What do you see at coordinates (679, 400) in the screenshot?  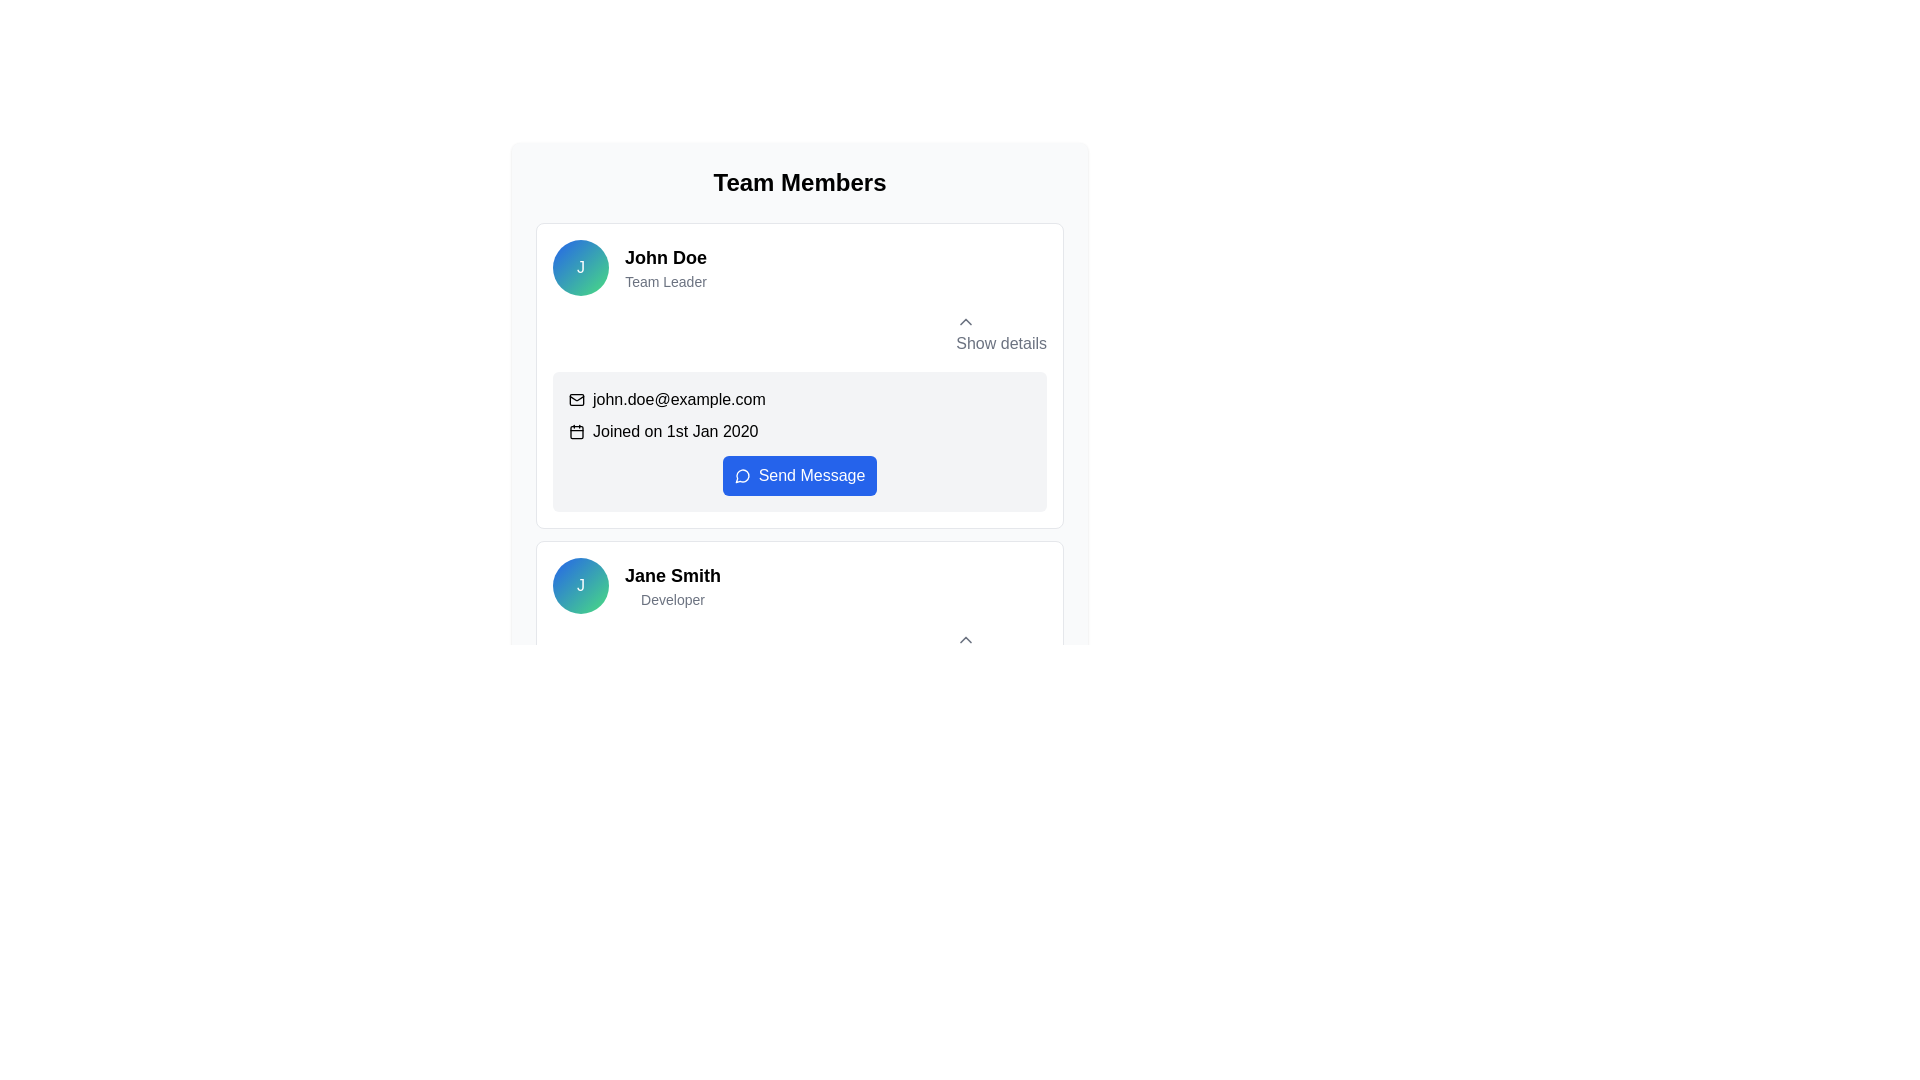 I see `the text element displaying 'john.doe@example.com' in a black sans-serif font, located in the user information card under the 'Team Members' section` at bounding box center [679, 400].